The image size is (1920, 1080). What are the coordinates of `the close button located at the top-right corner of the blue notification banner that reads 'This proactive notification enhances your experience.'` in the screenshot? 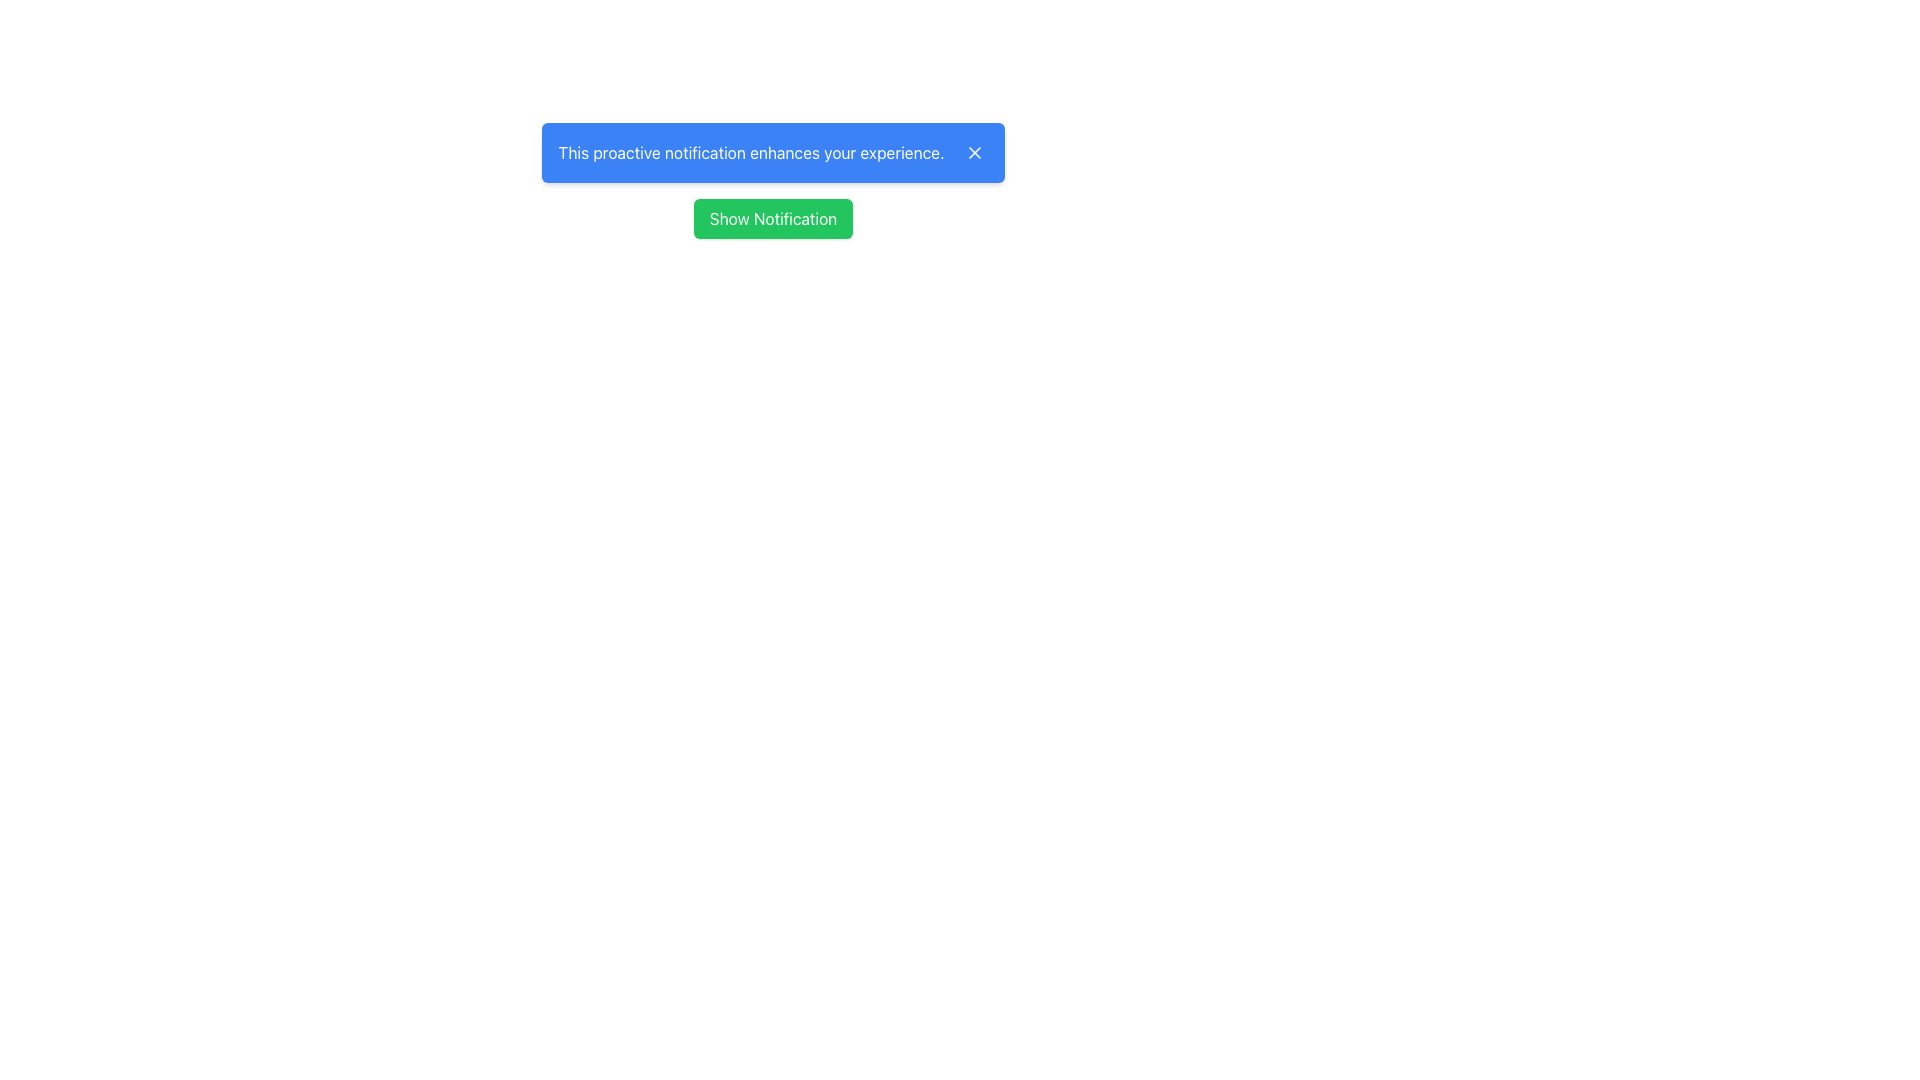 It's located at (974, 152).